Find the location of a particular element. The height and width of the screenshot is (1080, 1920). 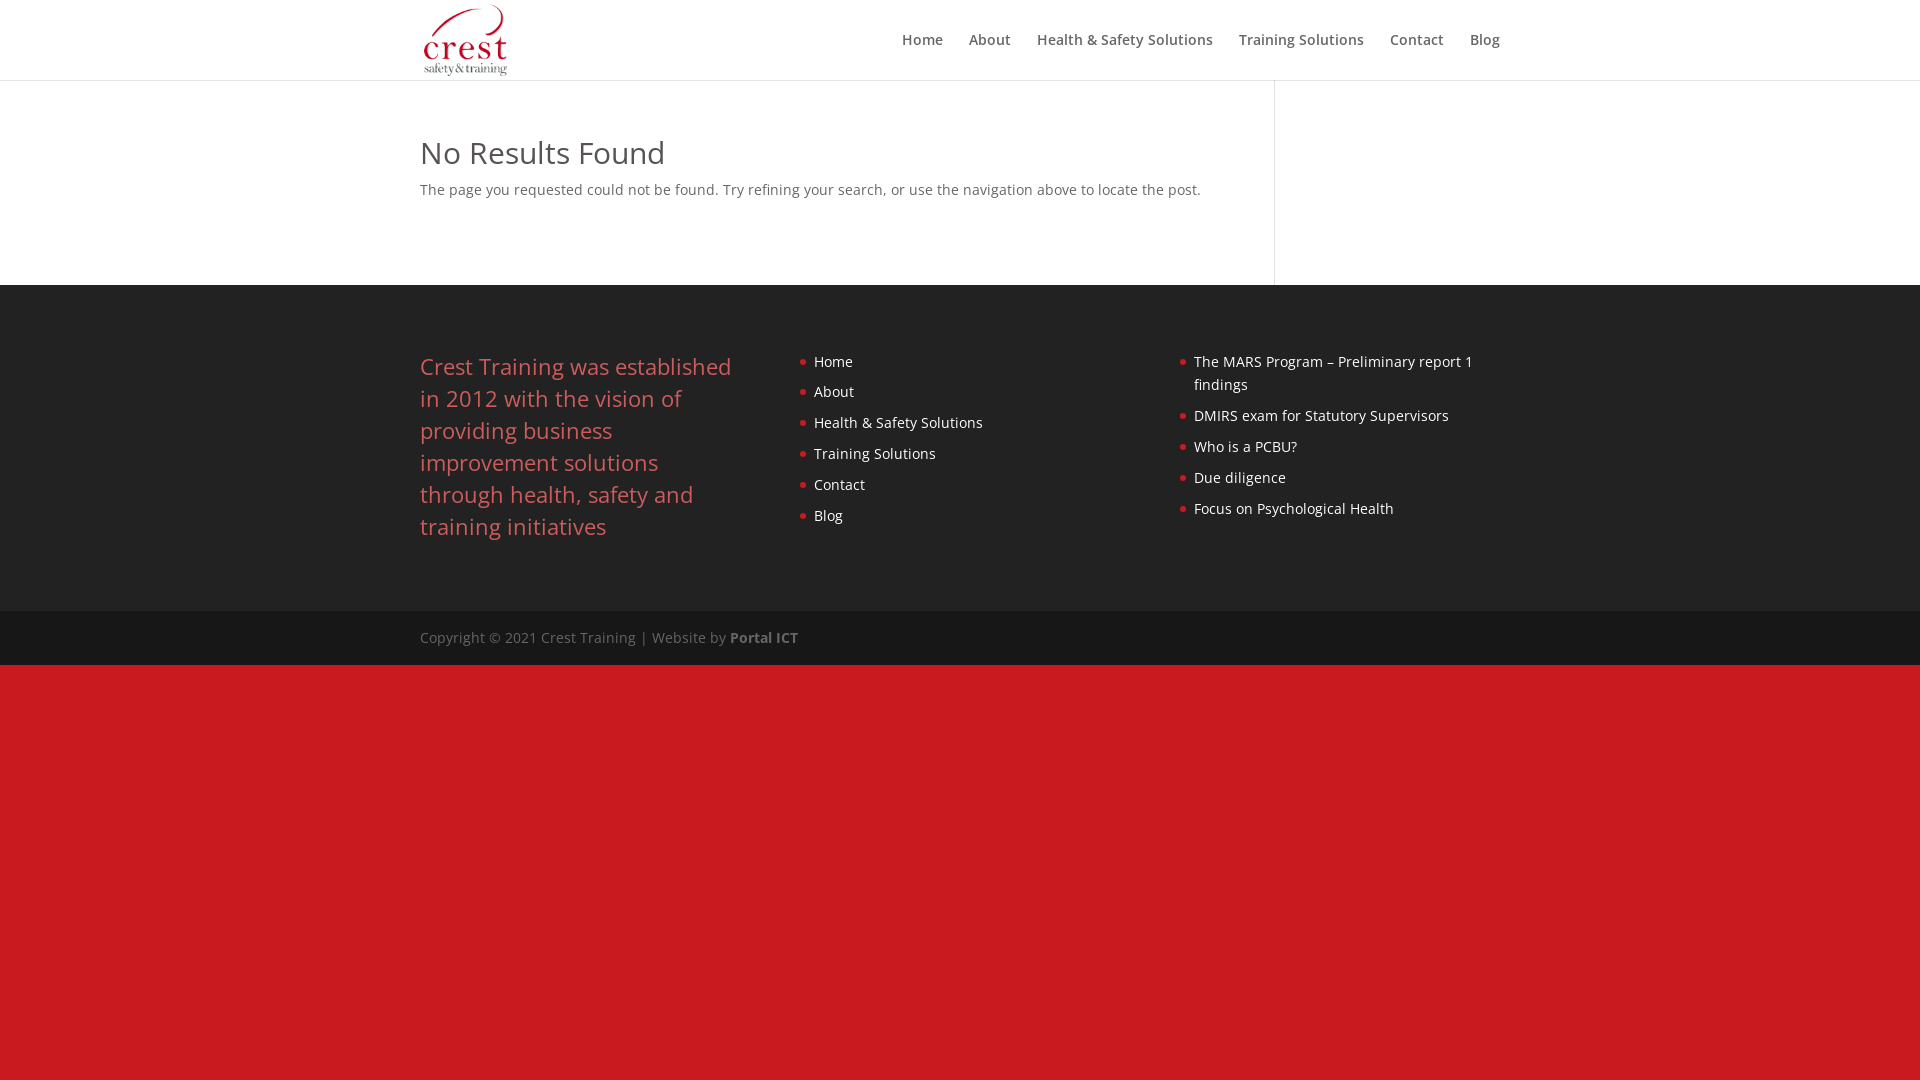

'Blog' is located at coordinates (828, 514).